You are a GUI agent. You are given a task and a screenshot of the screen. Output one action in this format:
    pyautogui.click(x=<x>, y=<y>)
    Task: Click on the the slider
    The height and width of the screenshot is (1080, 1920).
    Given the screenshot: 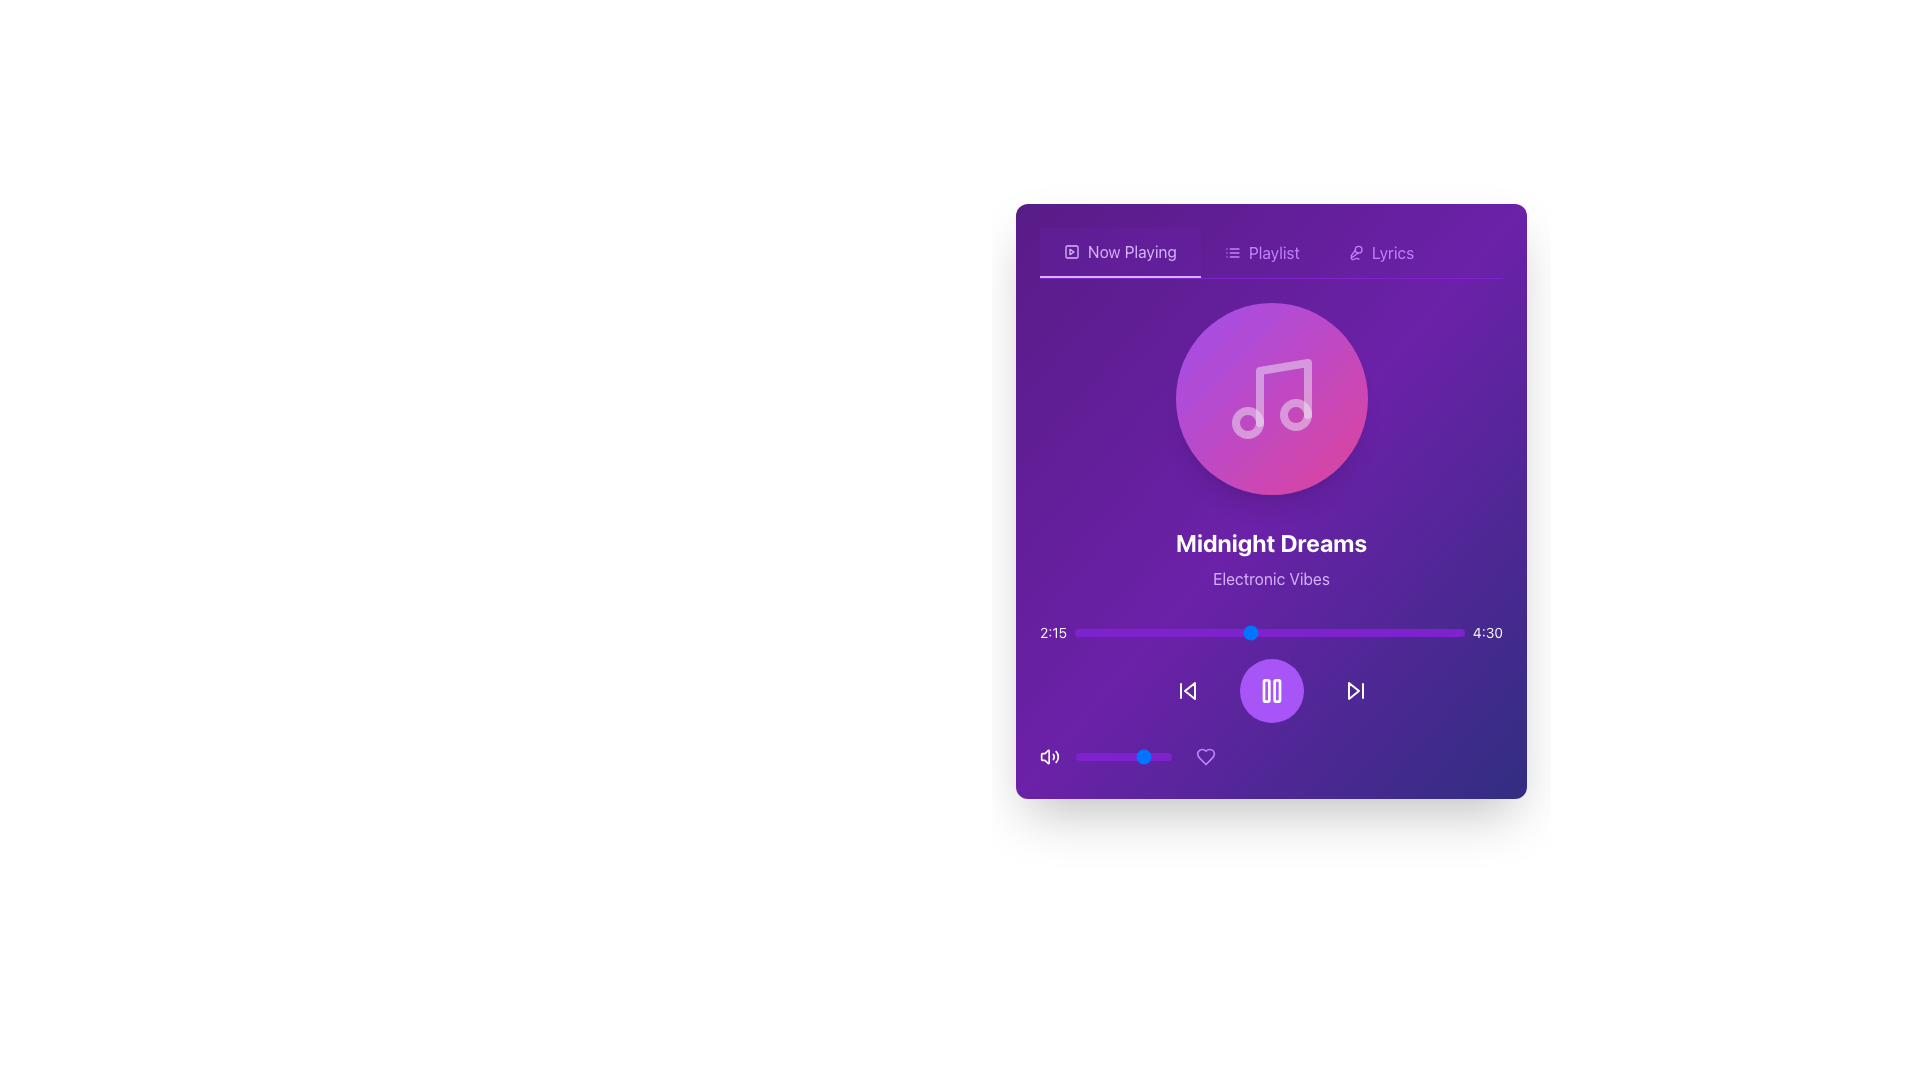 What is the action you would take?
    pyautogui.click(x=1413, y=632)
    